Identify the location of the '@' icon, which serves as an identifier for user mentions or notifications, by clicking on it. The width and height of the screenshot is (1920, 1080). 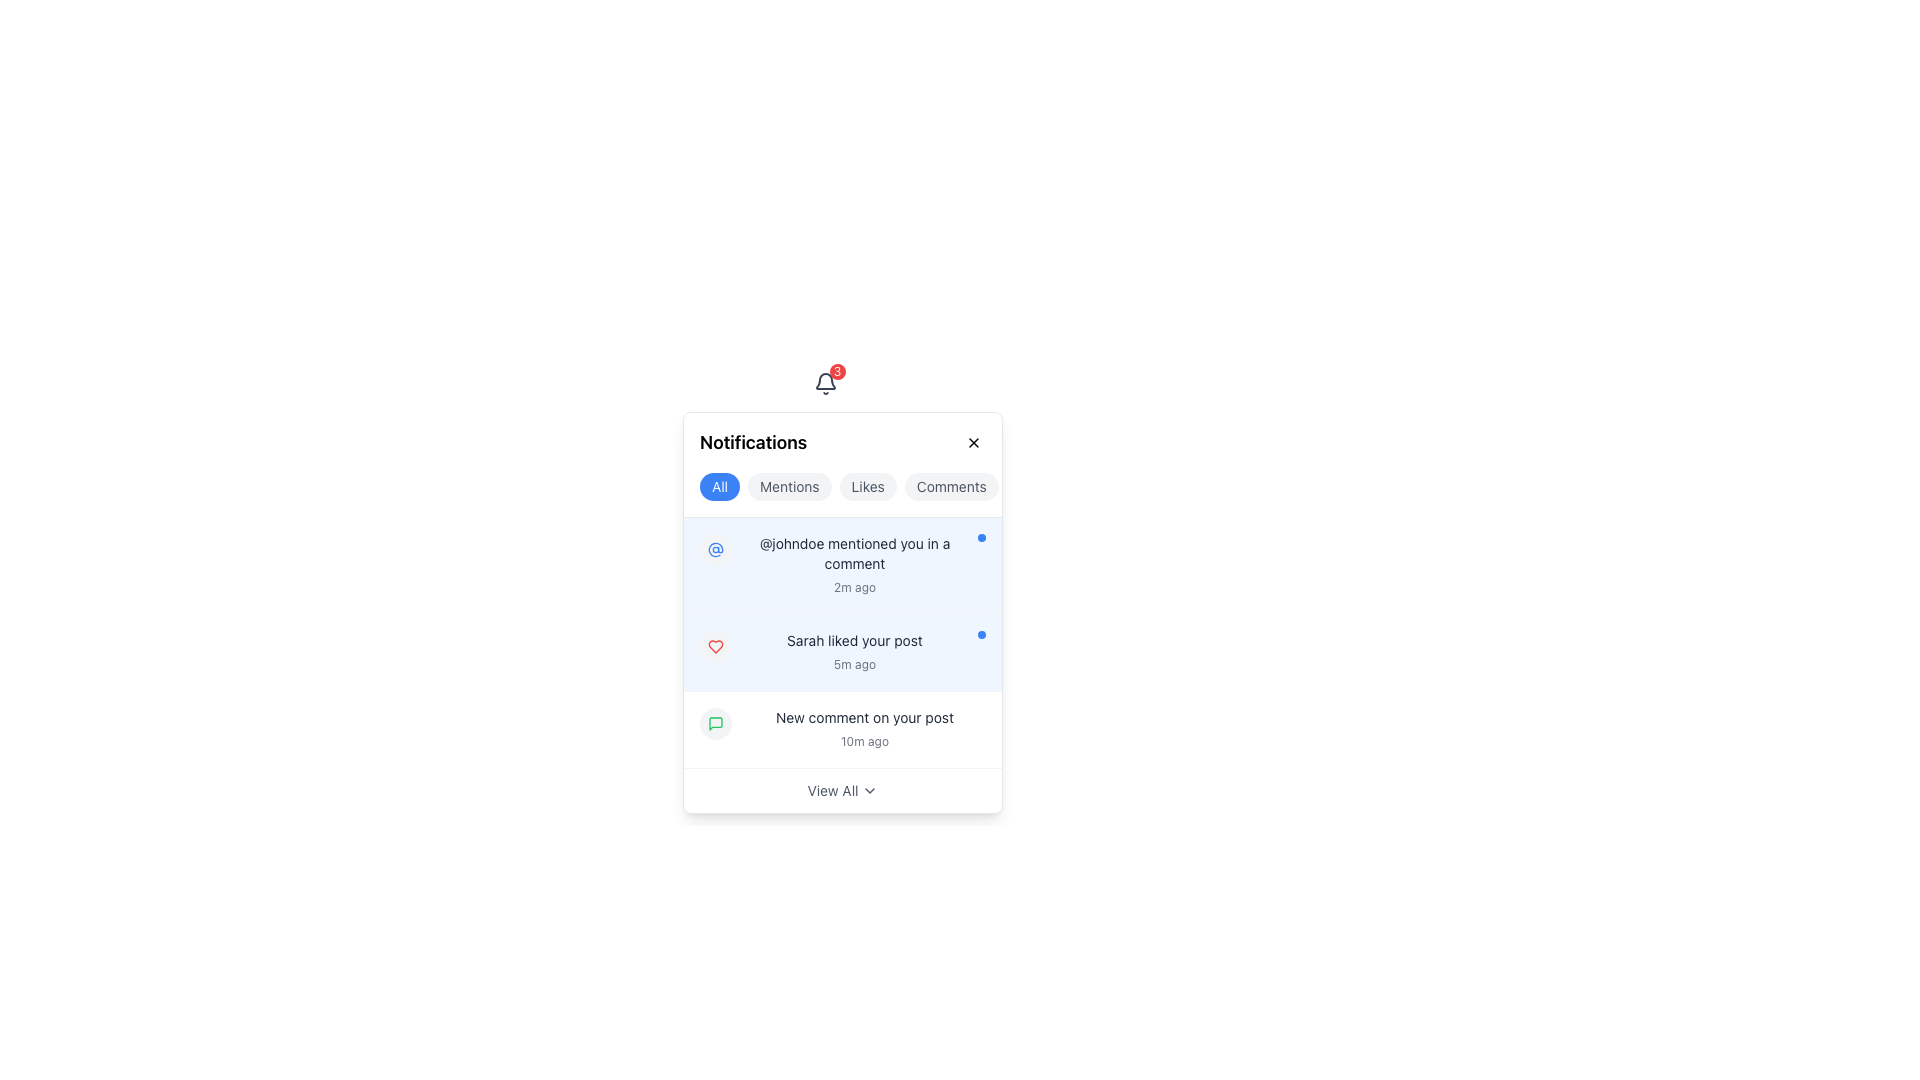
(715, 550).